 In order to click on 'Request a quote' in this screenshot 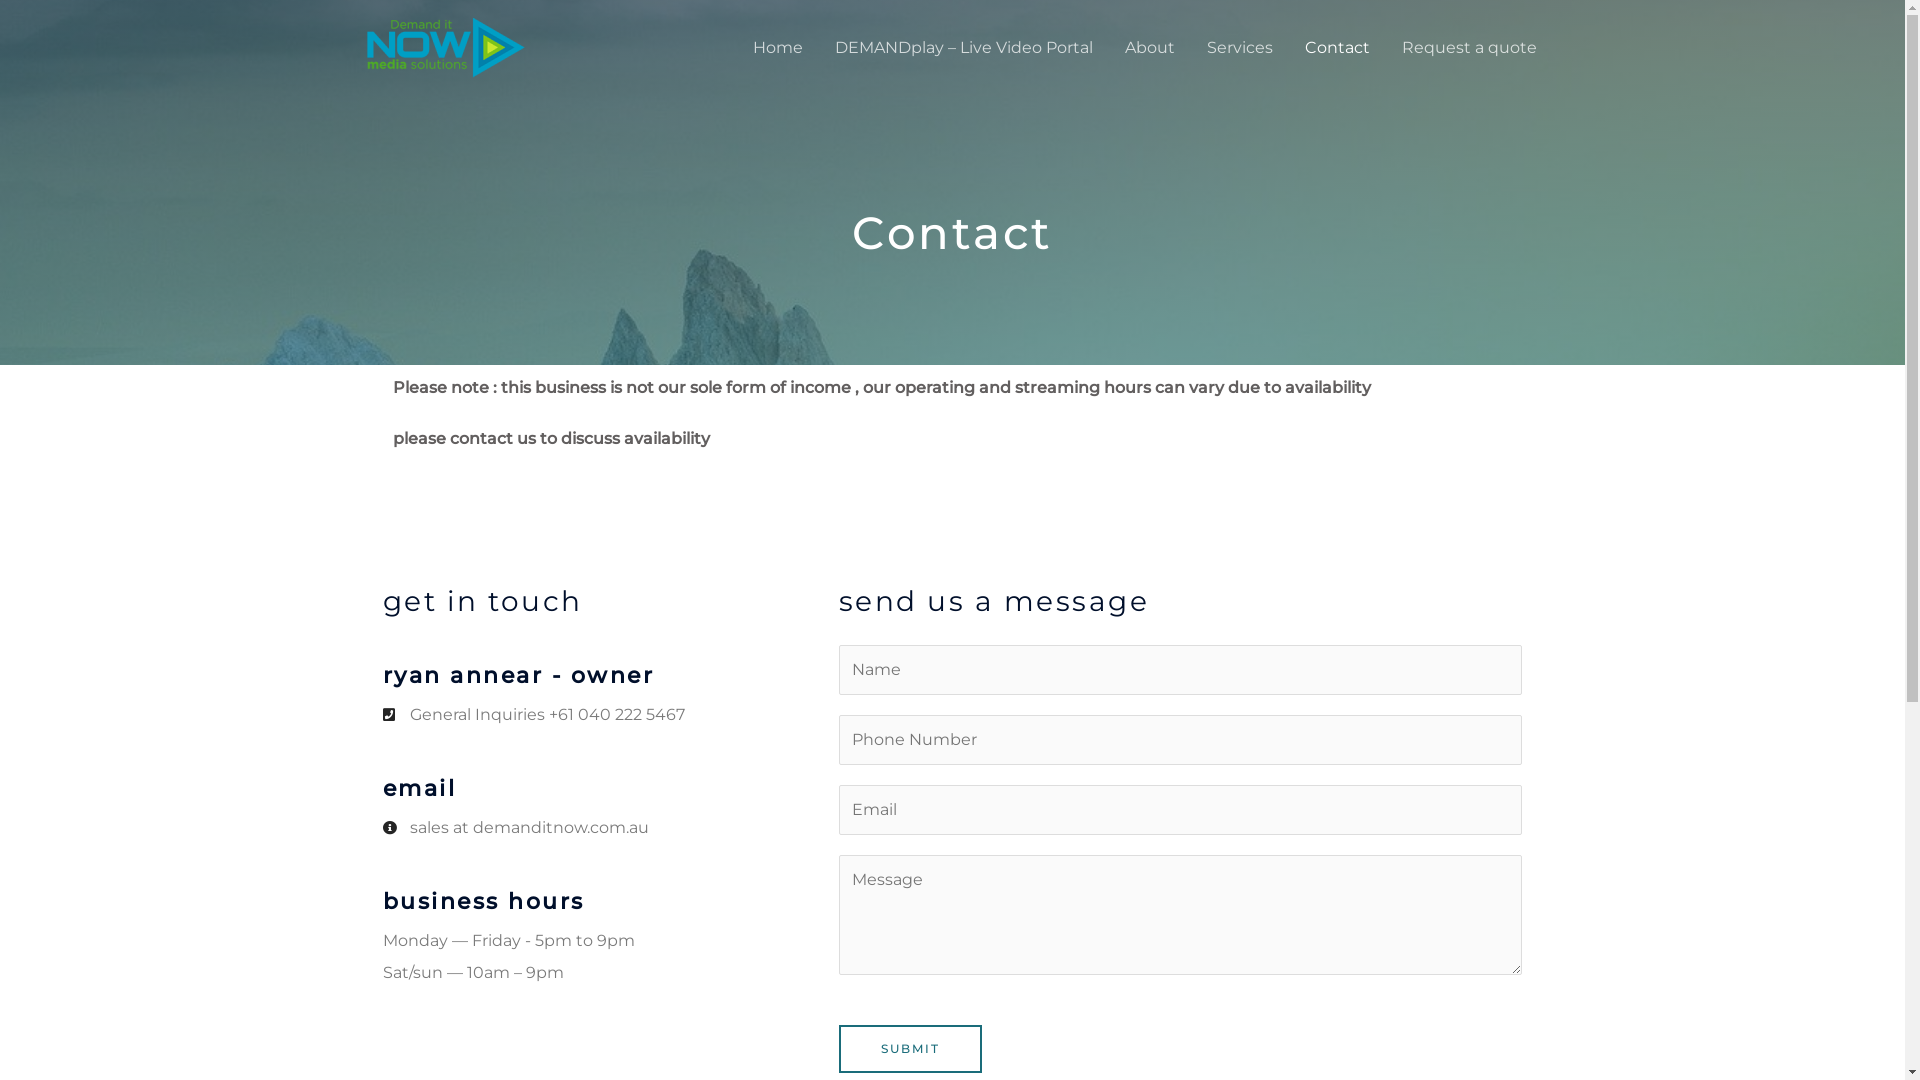, I will do `click(1469, 46)`.